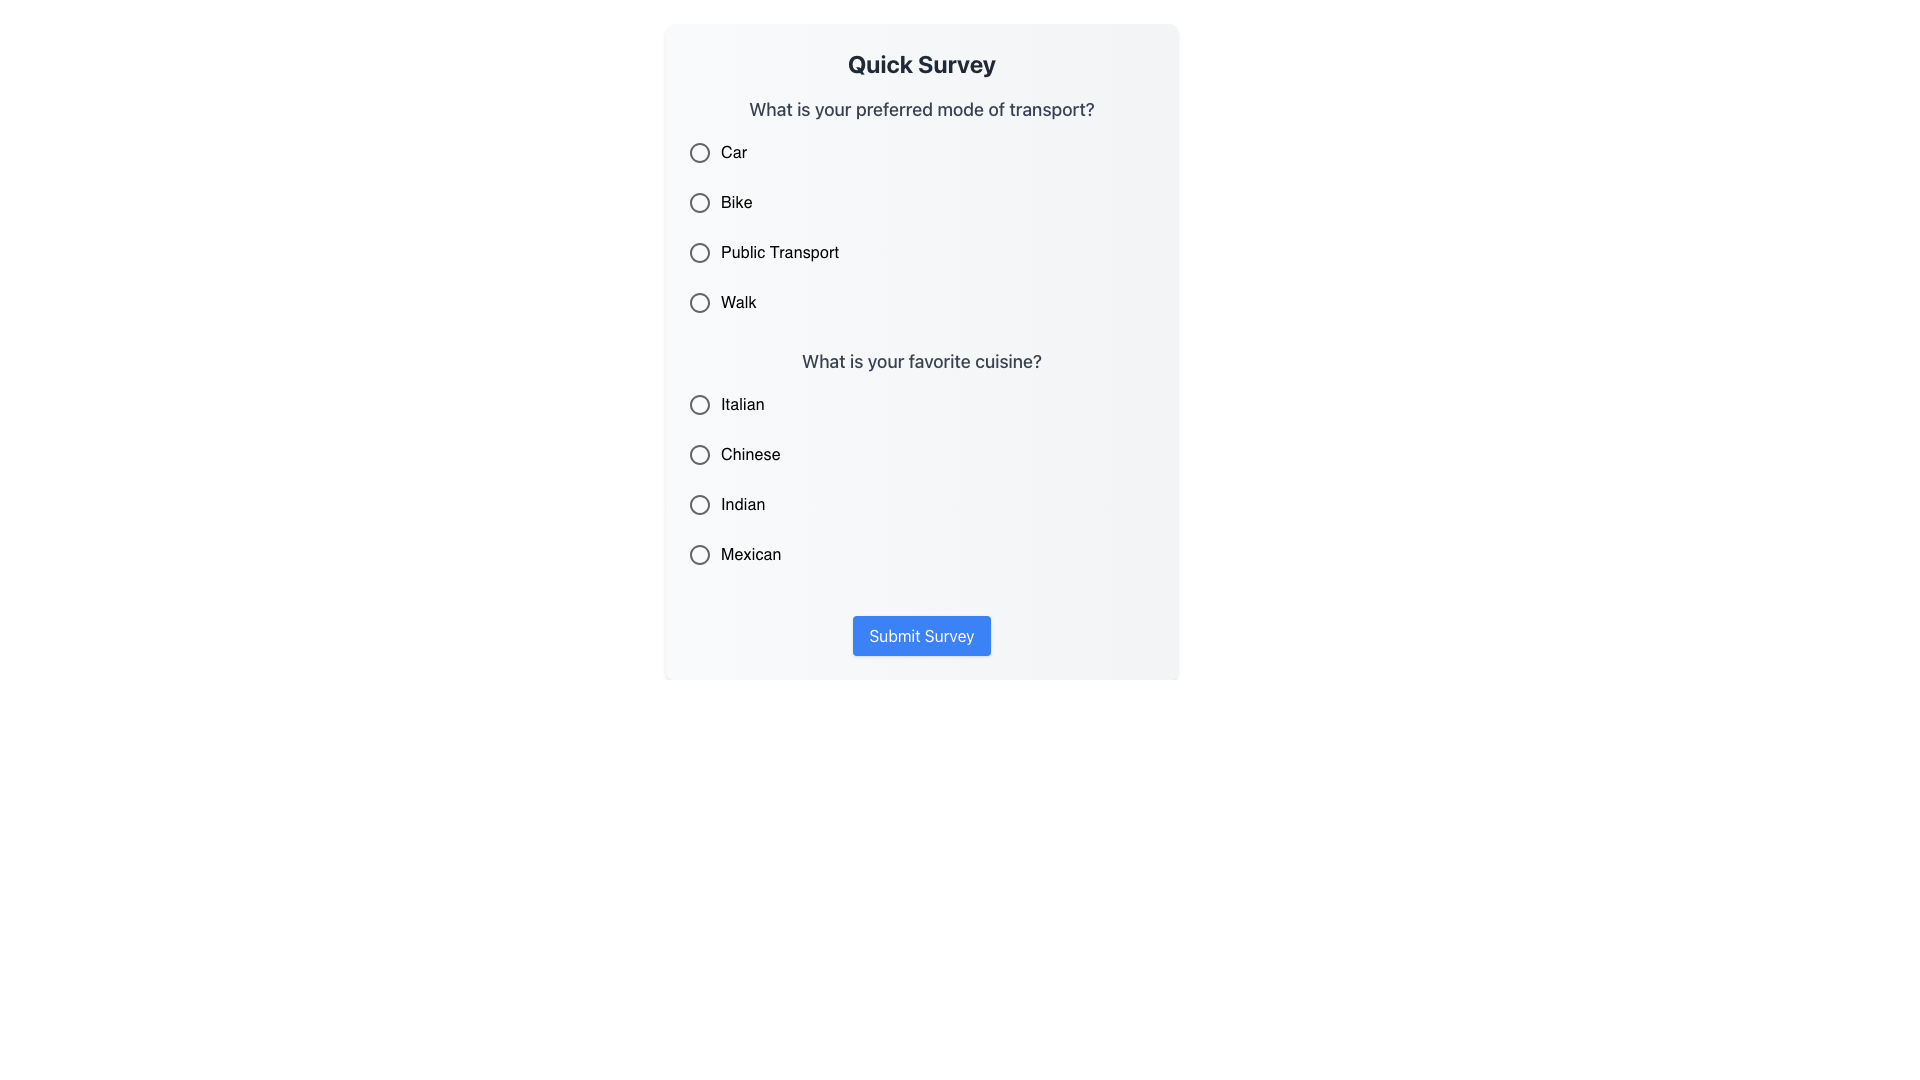 This screenshot has height=1080, width=1920. Describe the element at coordinates (700, 203) in the screenshot. I see `the second radio button labeled 'Bike'` at that location.